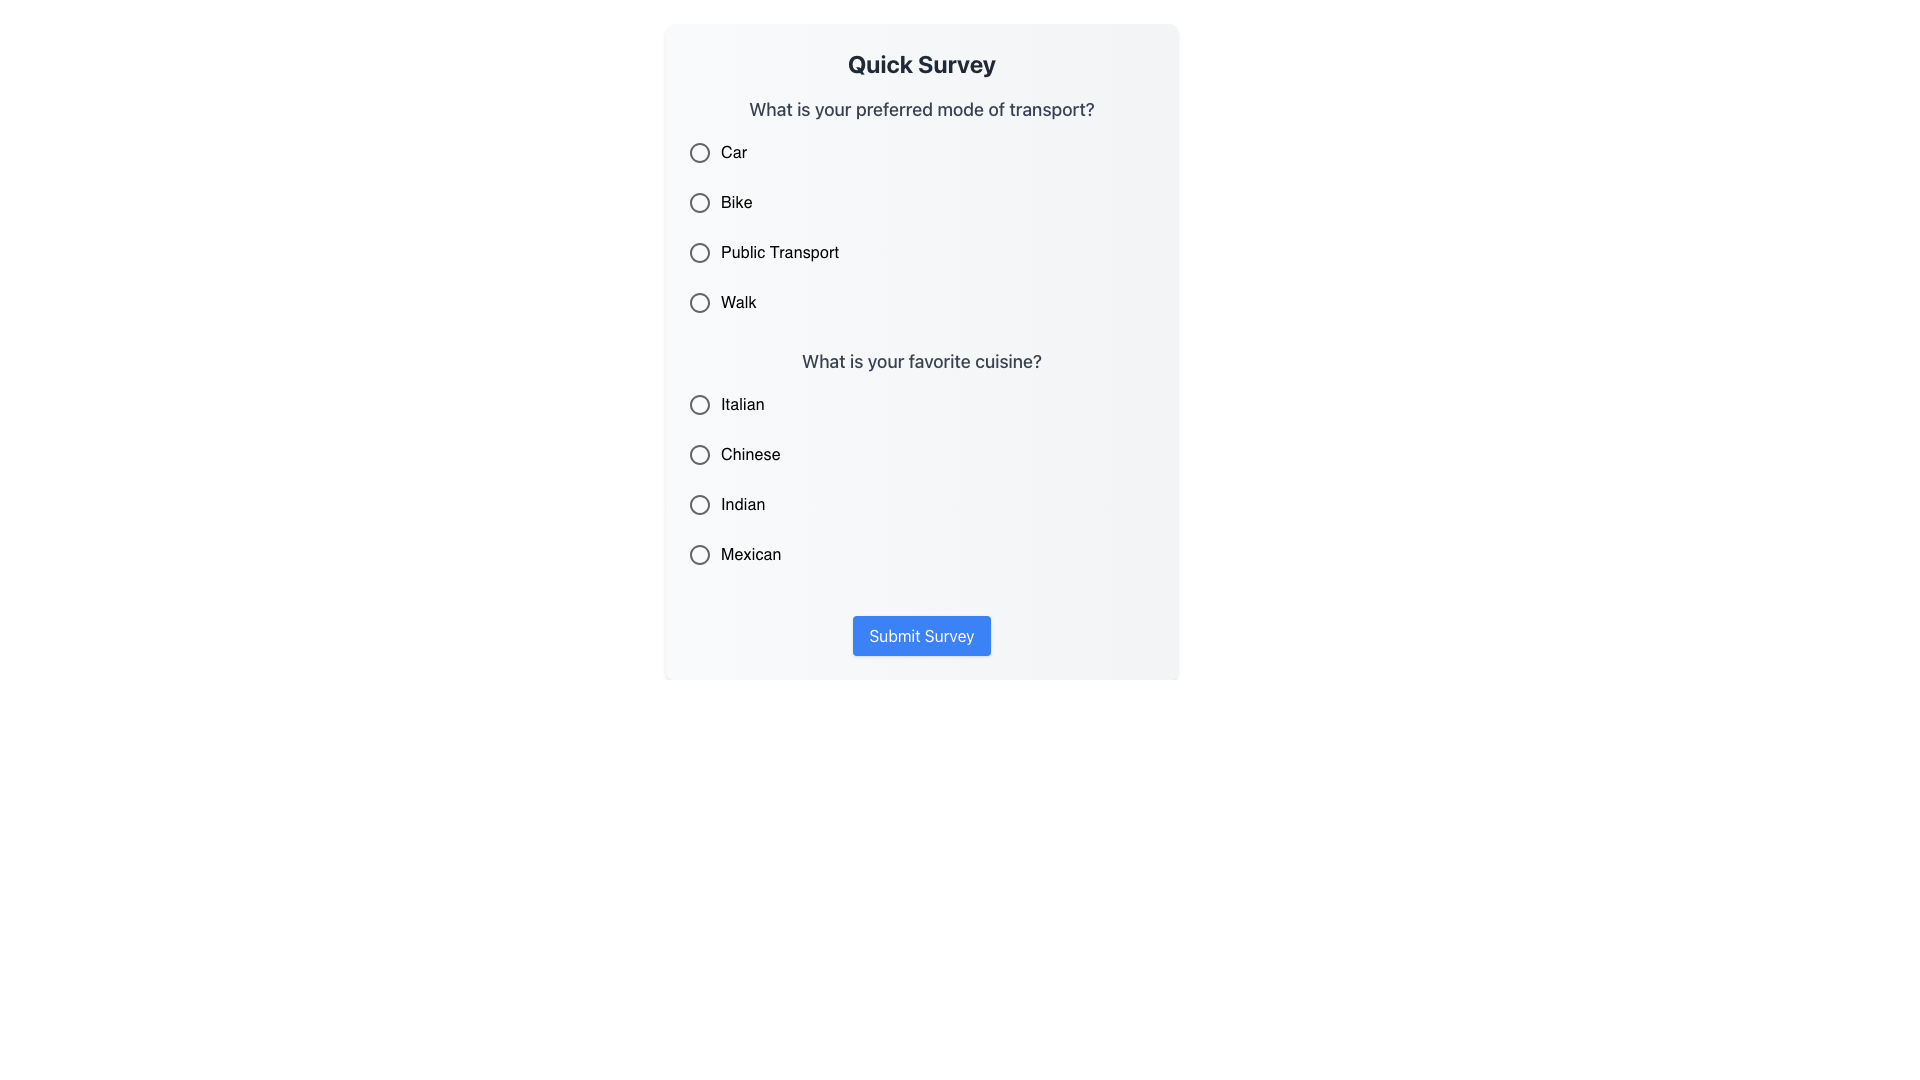 This screenshot has height=1080, width=1920. Describe the element at coordinates (700, 203) in the screenshot. I see `the second radio button labeled 'Bike'` at that location.